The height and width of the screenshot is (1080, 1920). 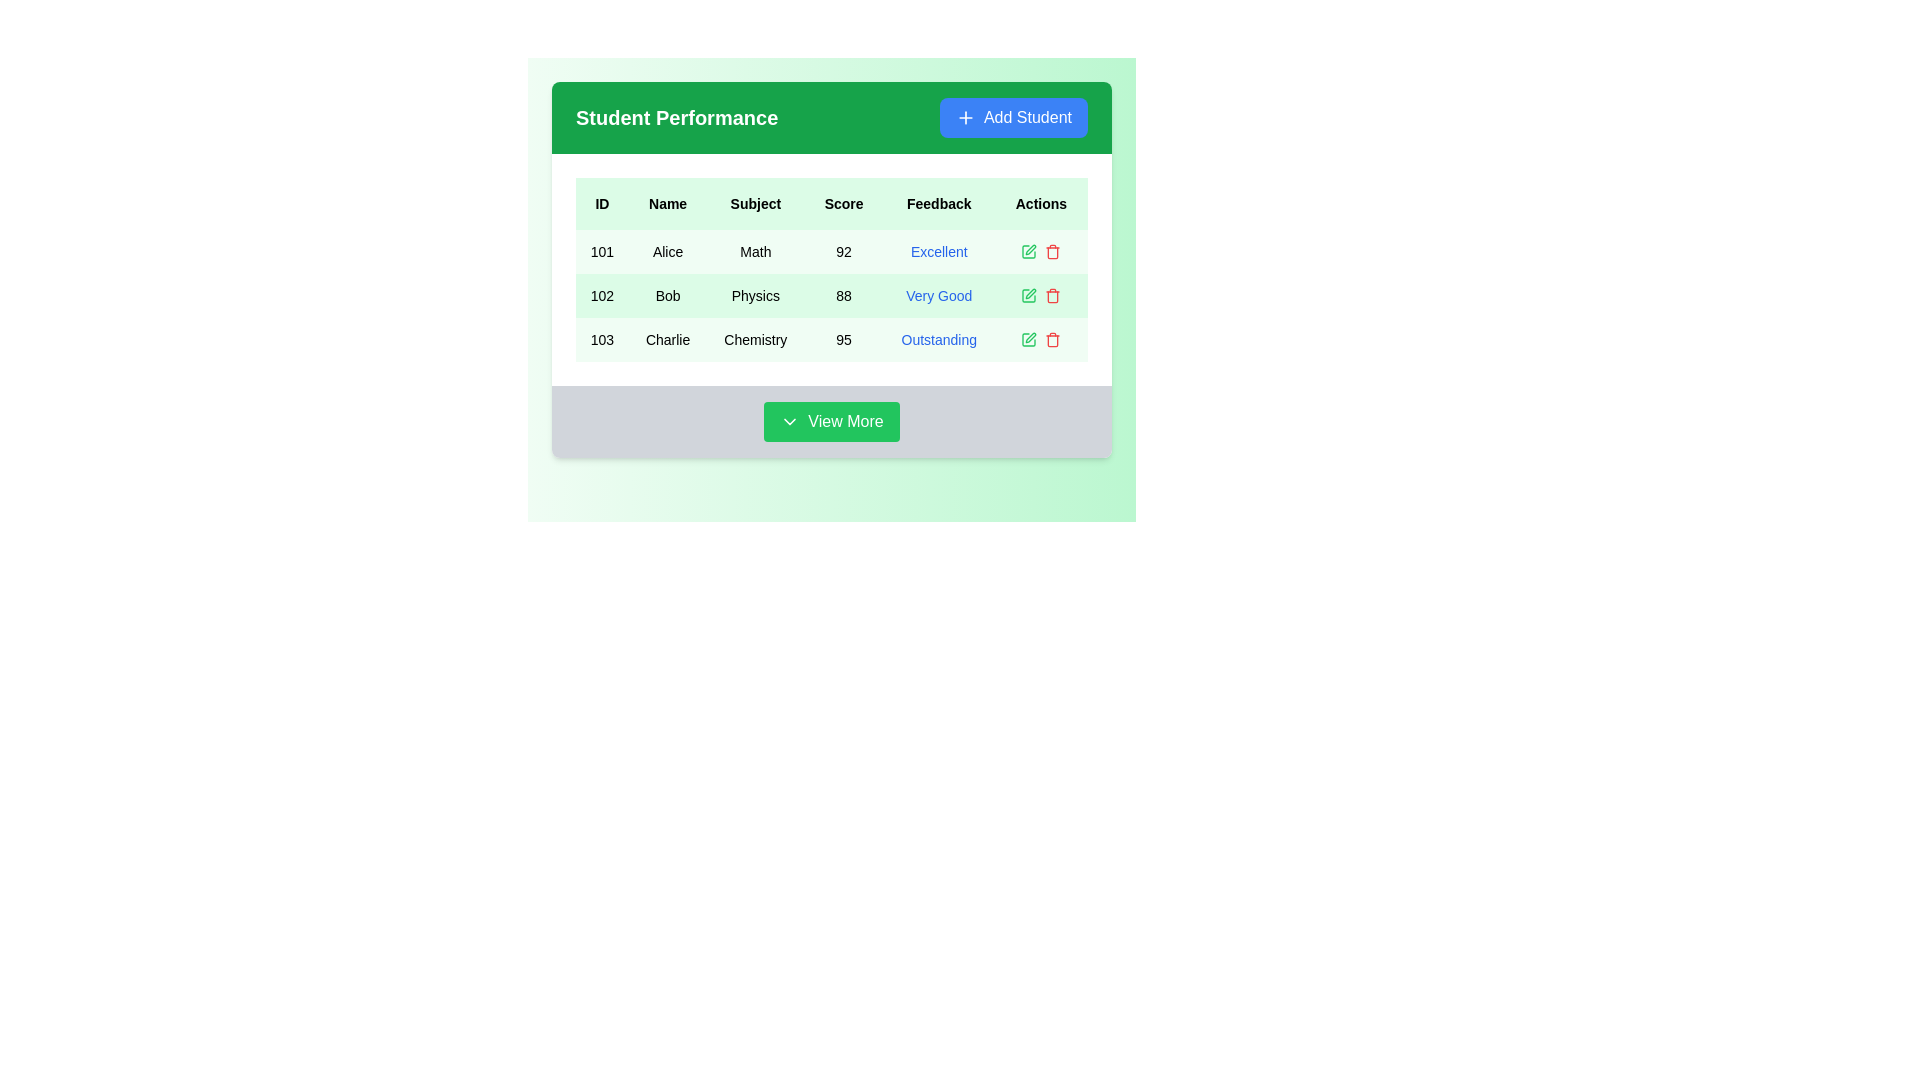 What do you see at coordinates (831, 296) in the screenshot?
I see `the text within the second row of the 'Student Performance' table, which contains attributes such as 'ID: 102', 'Name: Bob', 'Subject: Physics', 'Score: 88', 'Feedback: Very Good'` at bounding box center [831, 296].